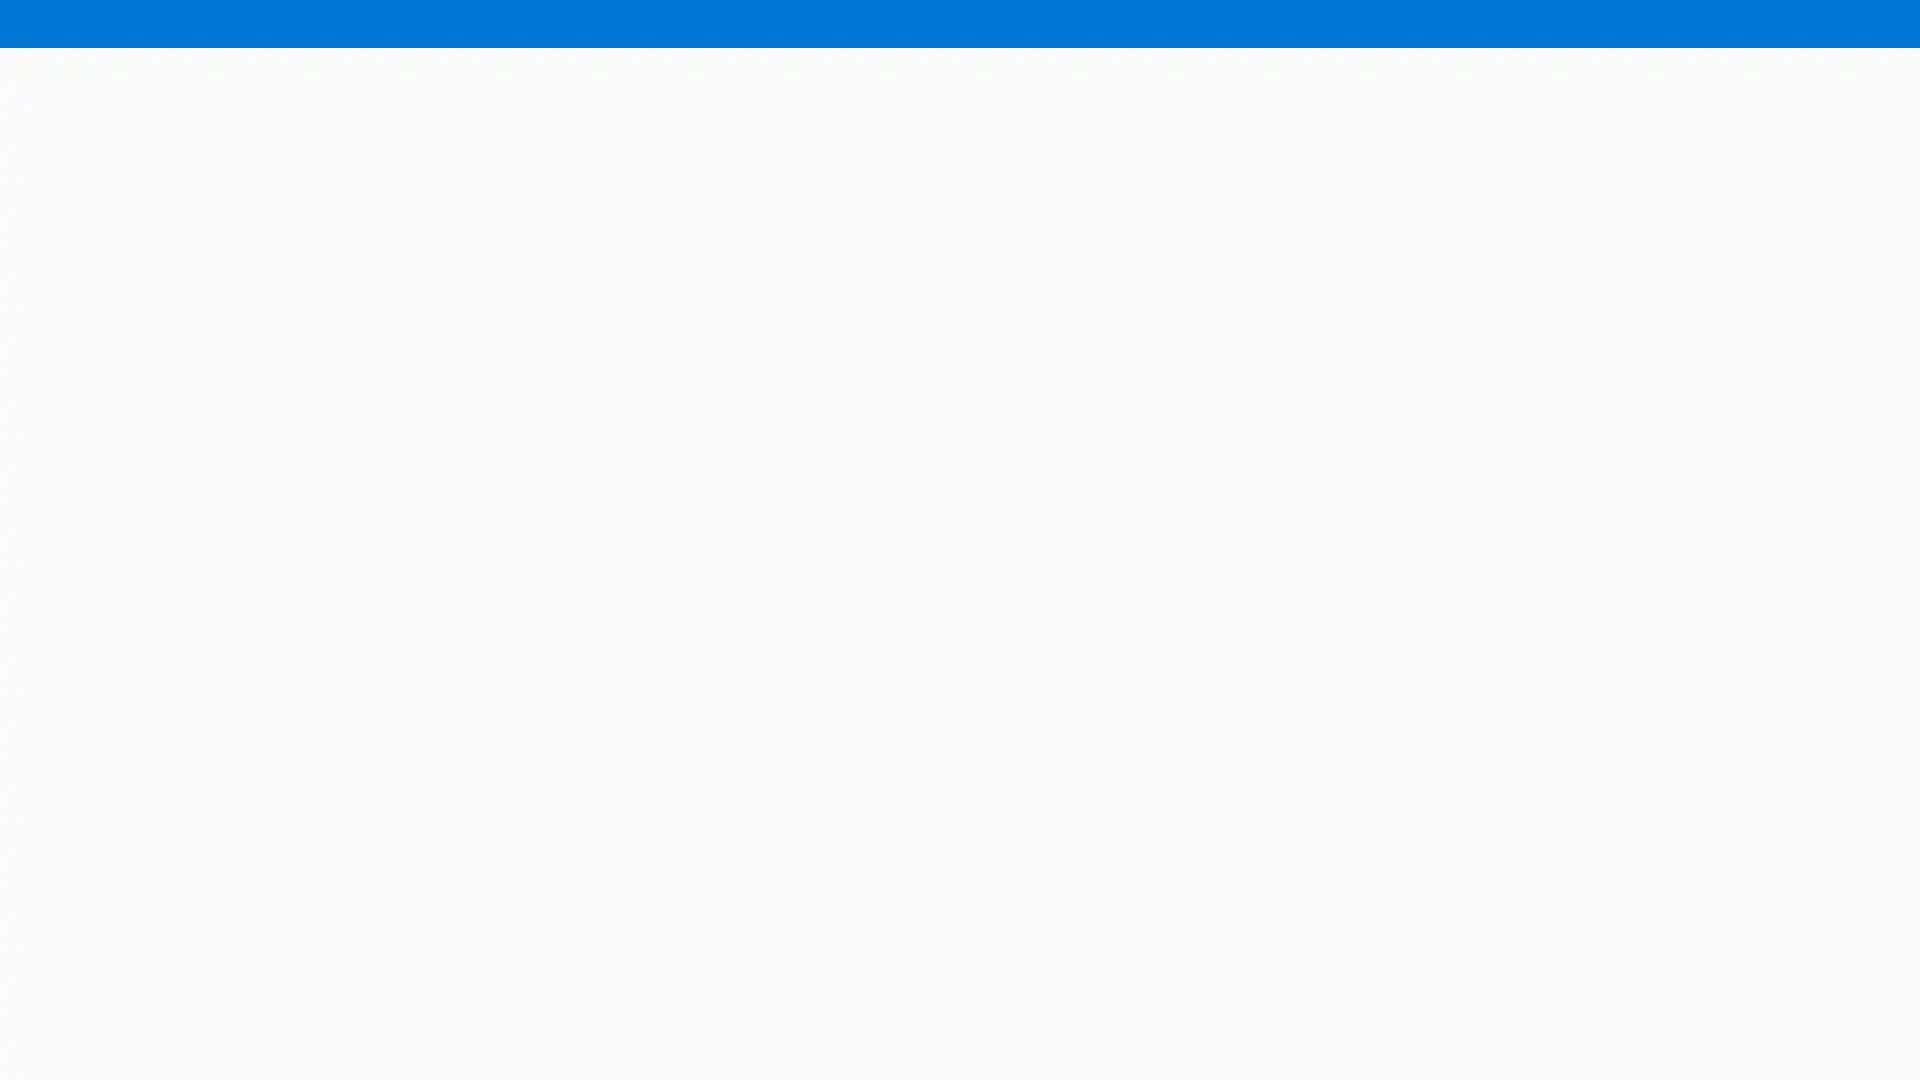 The height and width of the screenshot is (1080, 1920). Describe the element at coordinates (1840, 24) in the screenshot. I see `Create account` at that location.